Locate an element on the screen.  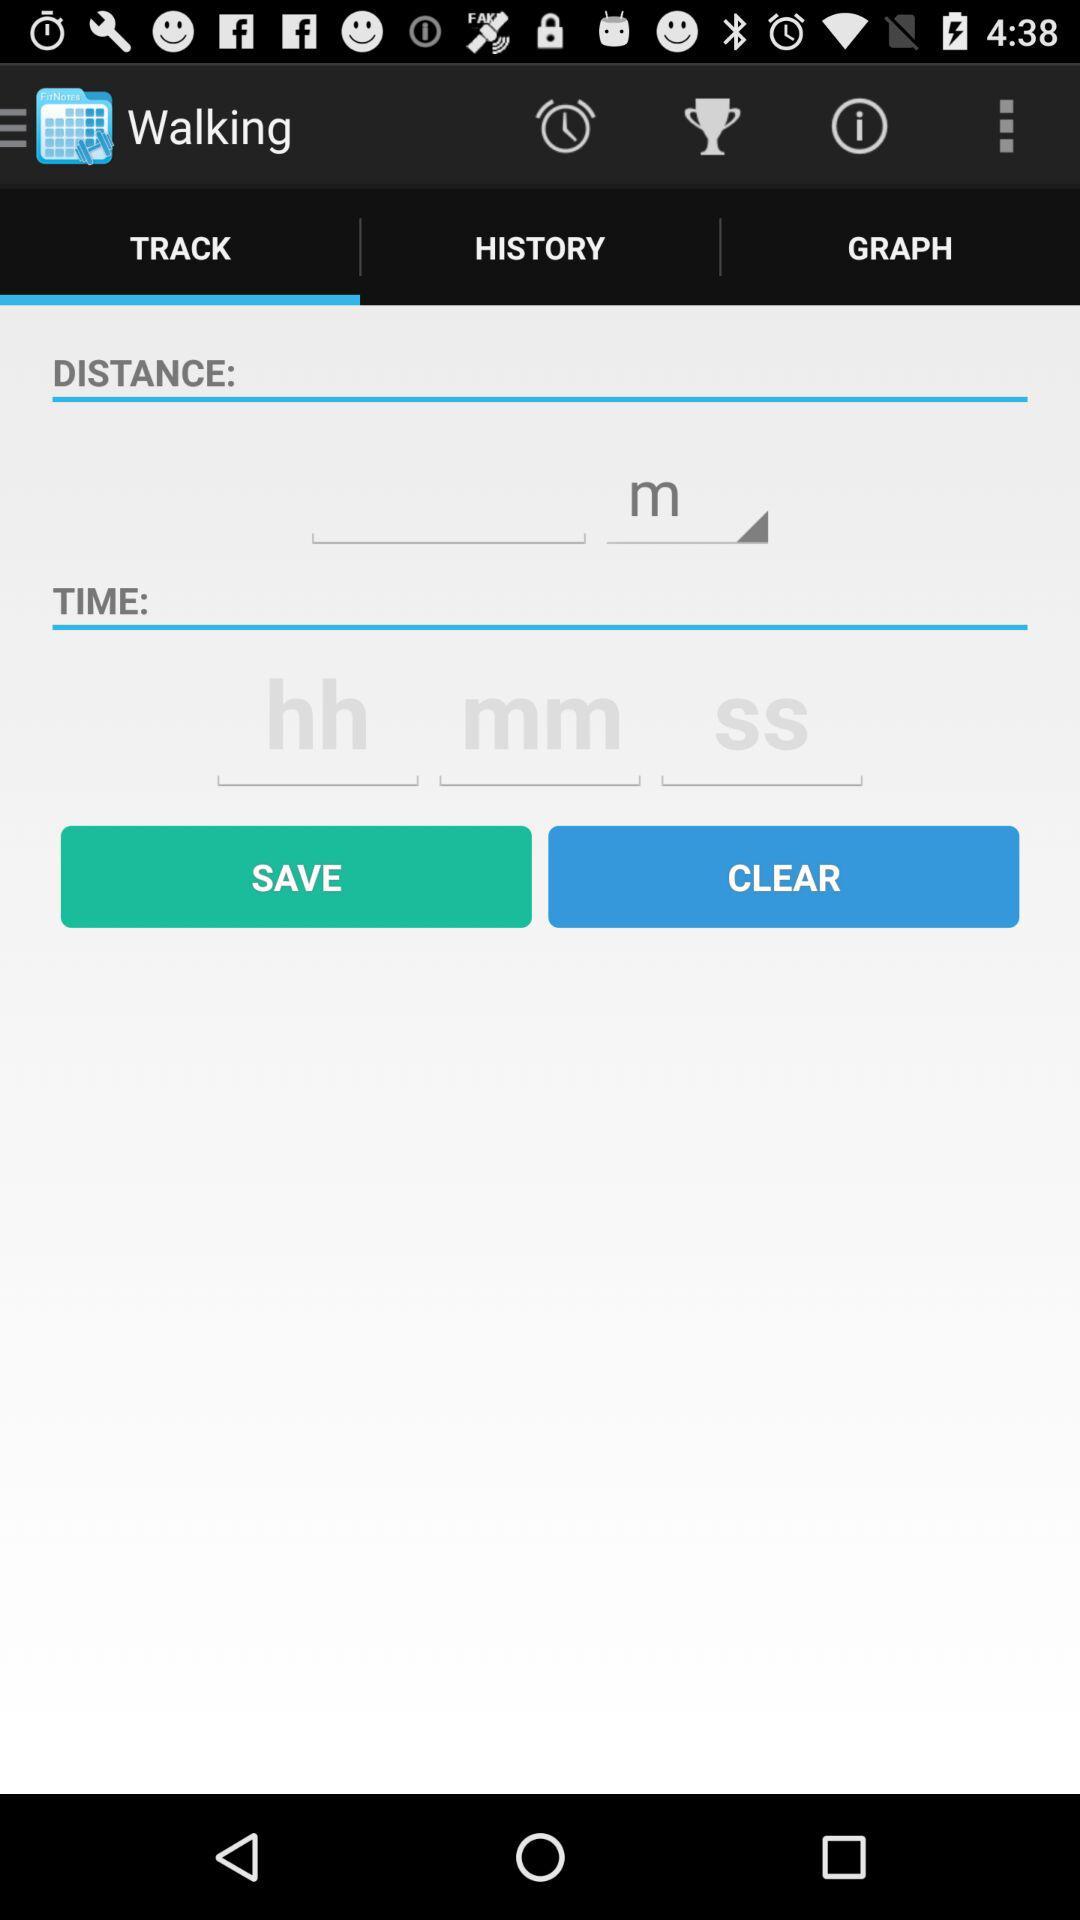
seconds is located at coordinates (762, 713).